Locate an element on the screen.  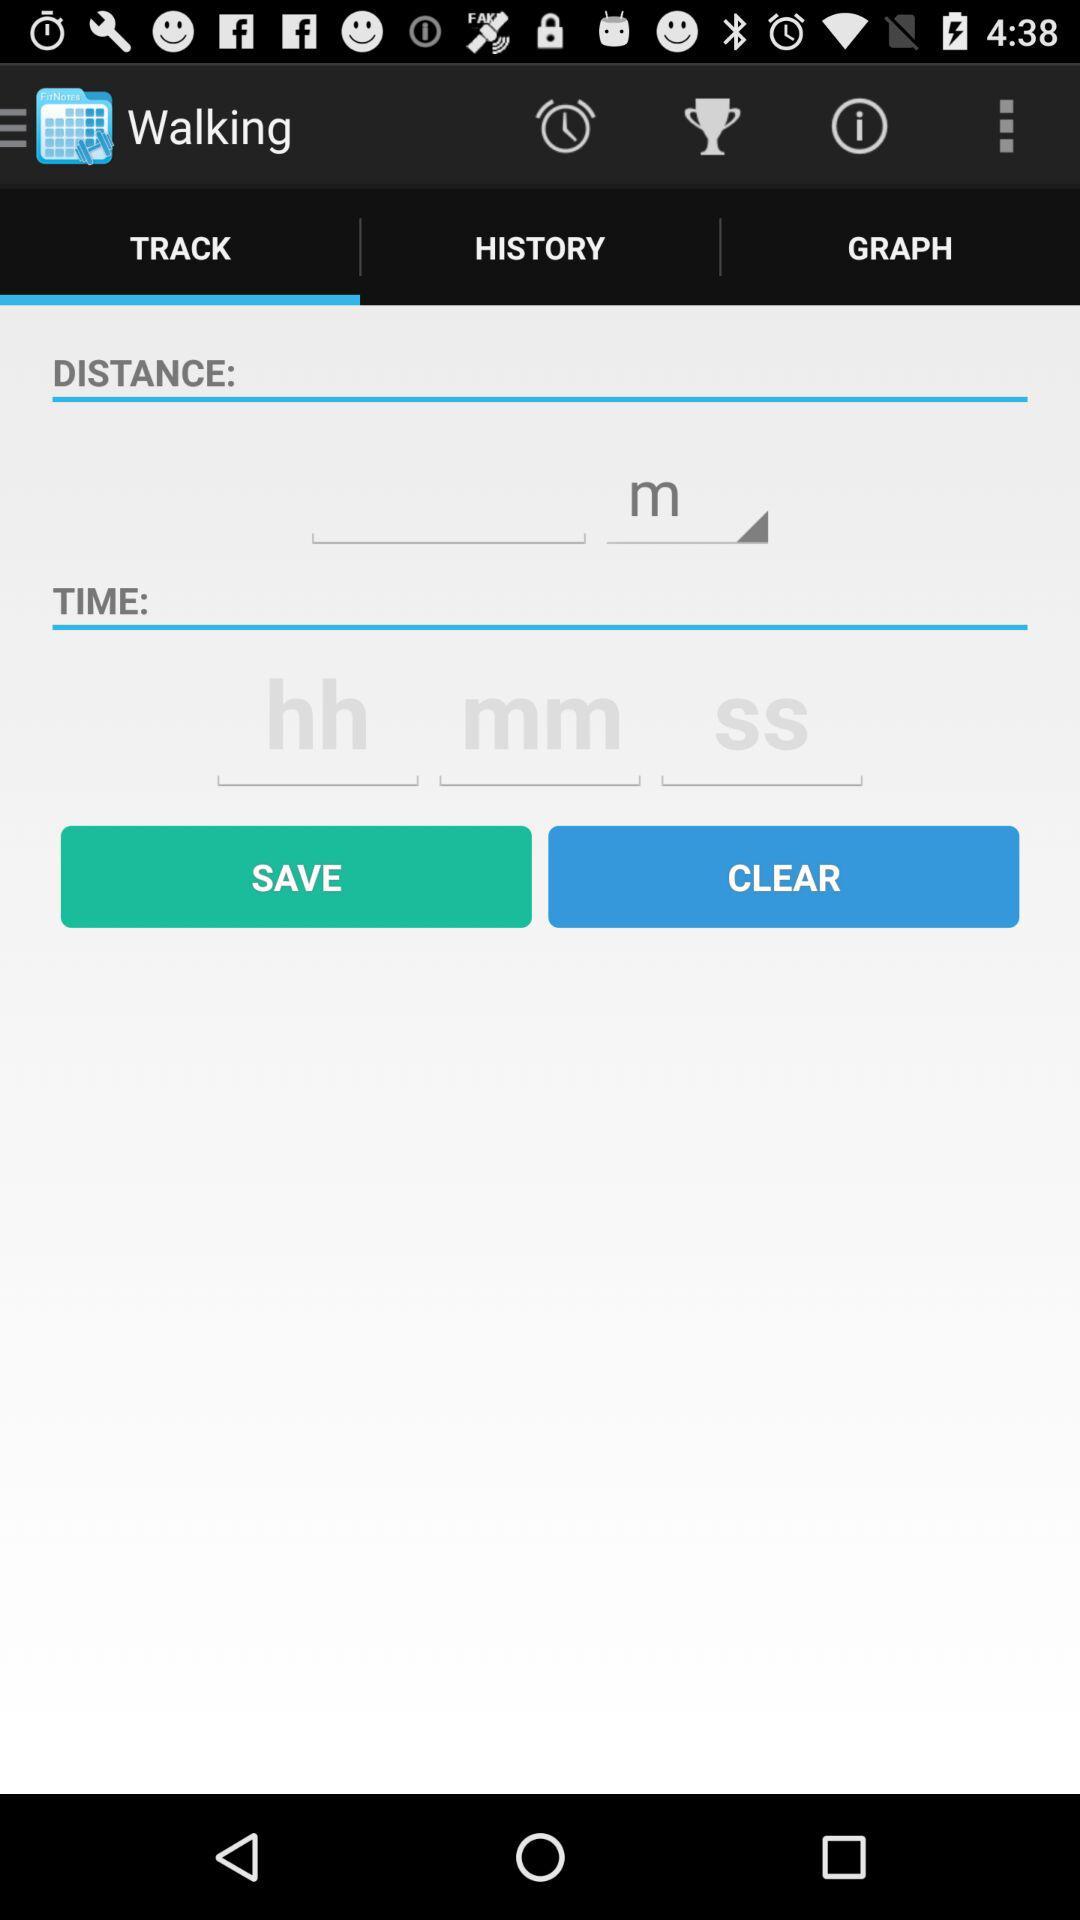
seconds is located at coordinates (762, 713).